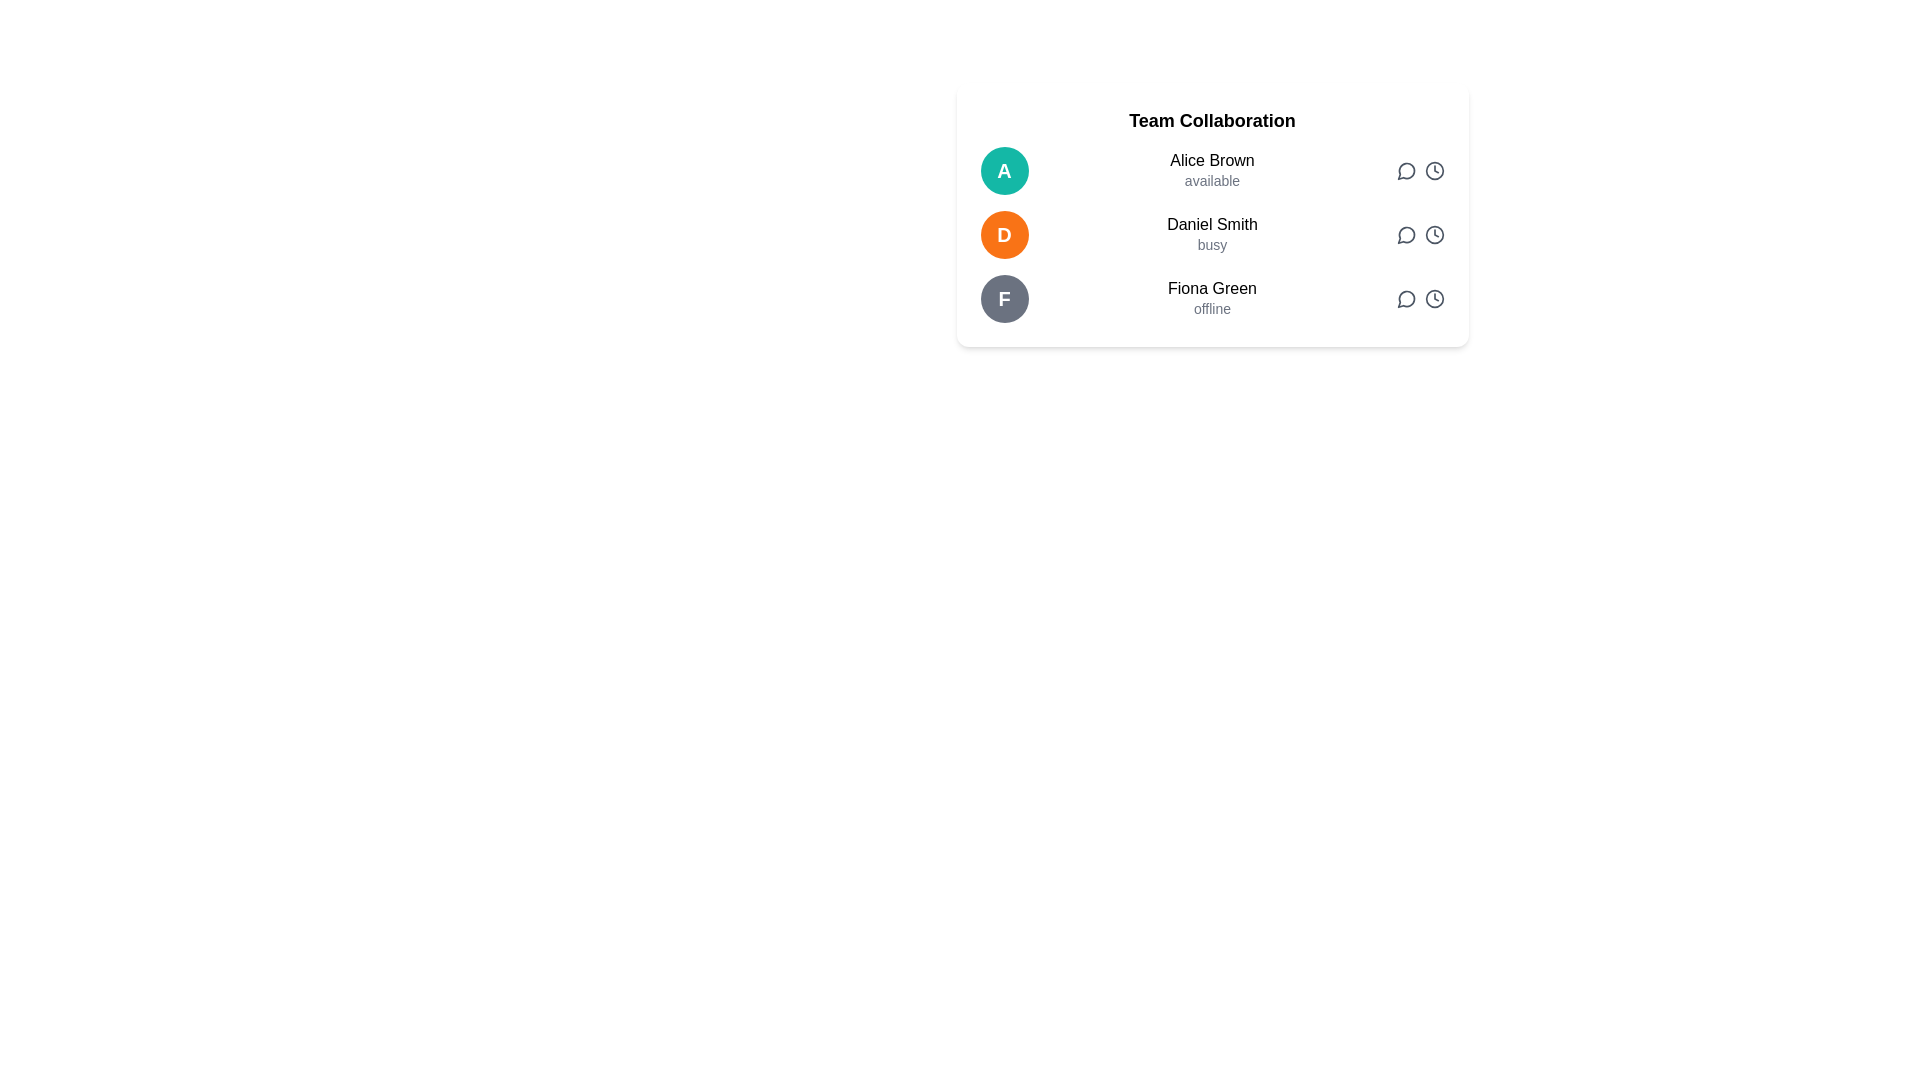 The width and height of the screenshot is (1920, 1080). I want to click on the text element displaying 'Fiona Green', which is located above the text 'offline' in the 'Team Collaboration' section, specifically in the third row of user entries, so click(1211, 289).